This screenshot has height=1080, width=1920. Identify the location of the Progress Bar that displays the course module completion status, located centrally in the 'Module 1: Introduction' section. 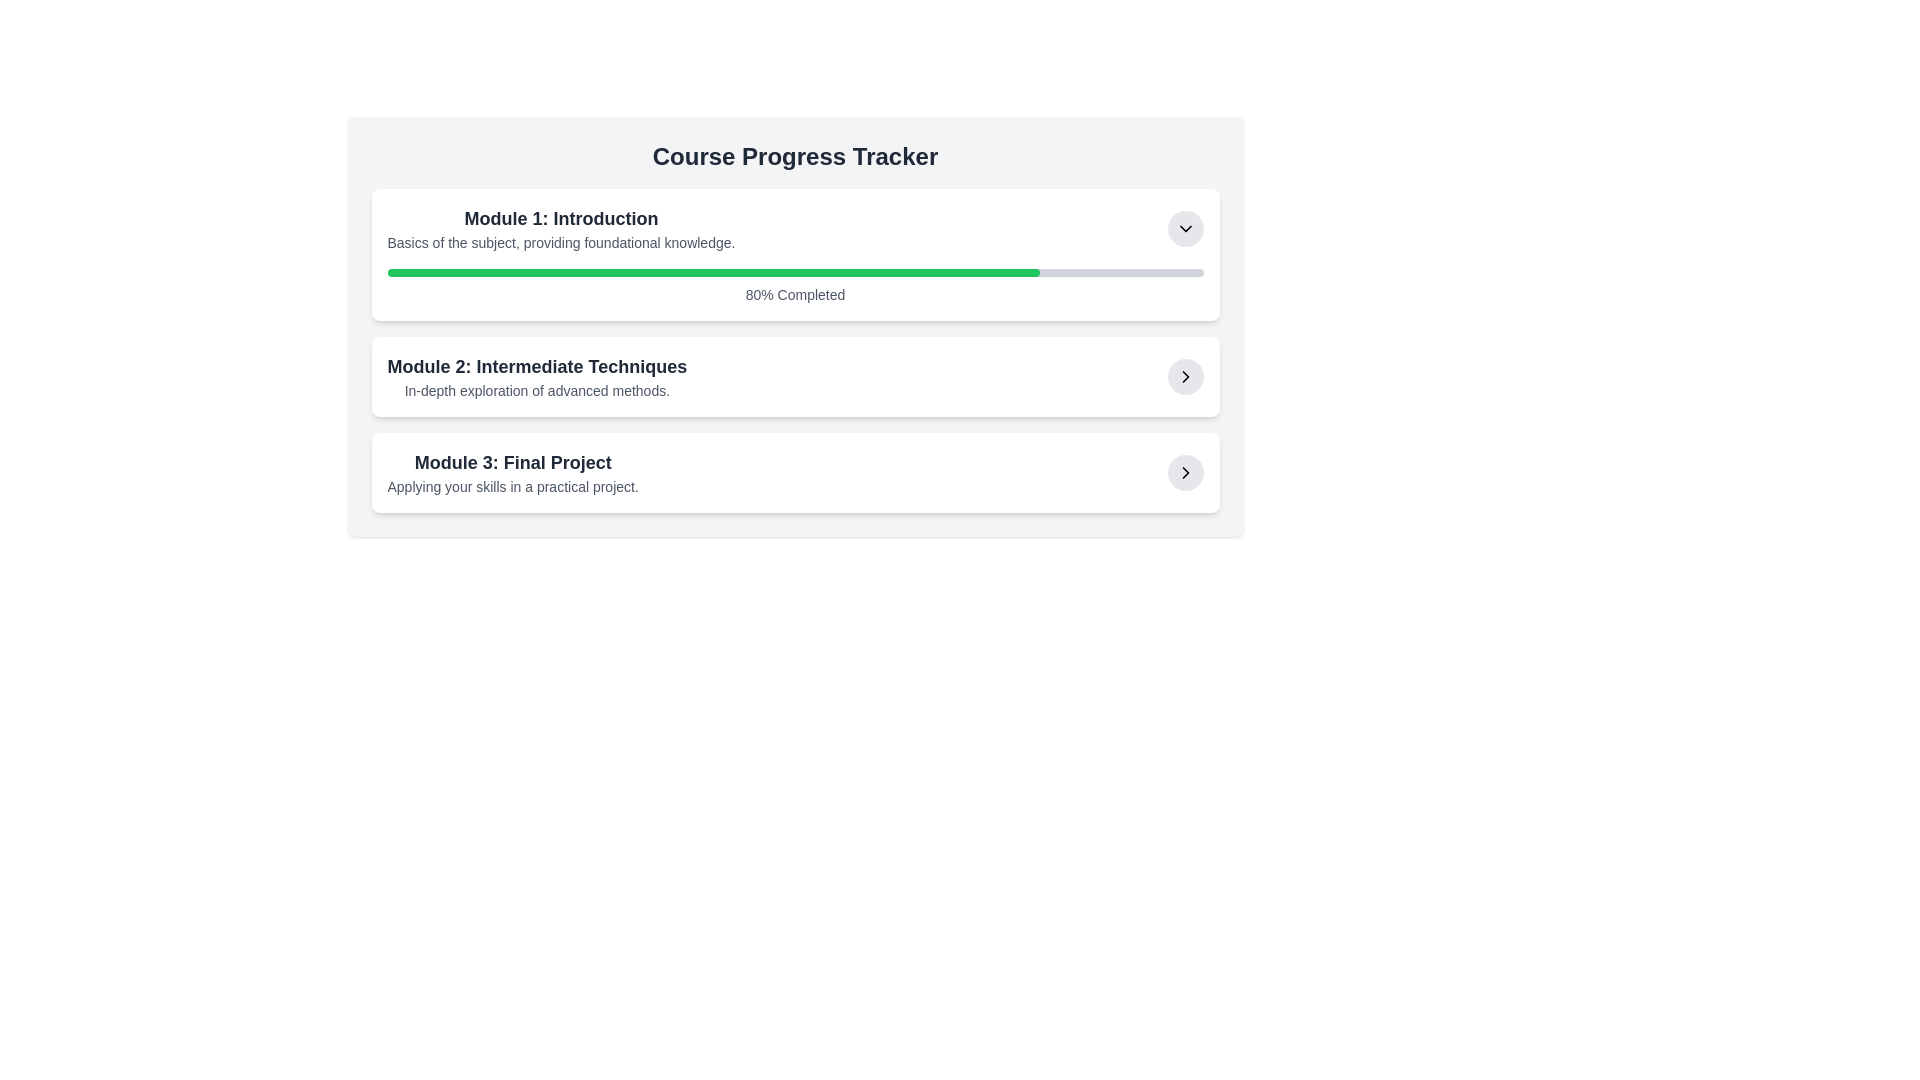
(794, 286).